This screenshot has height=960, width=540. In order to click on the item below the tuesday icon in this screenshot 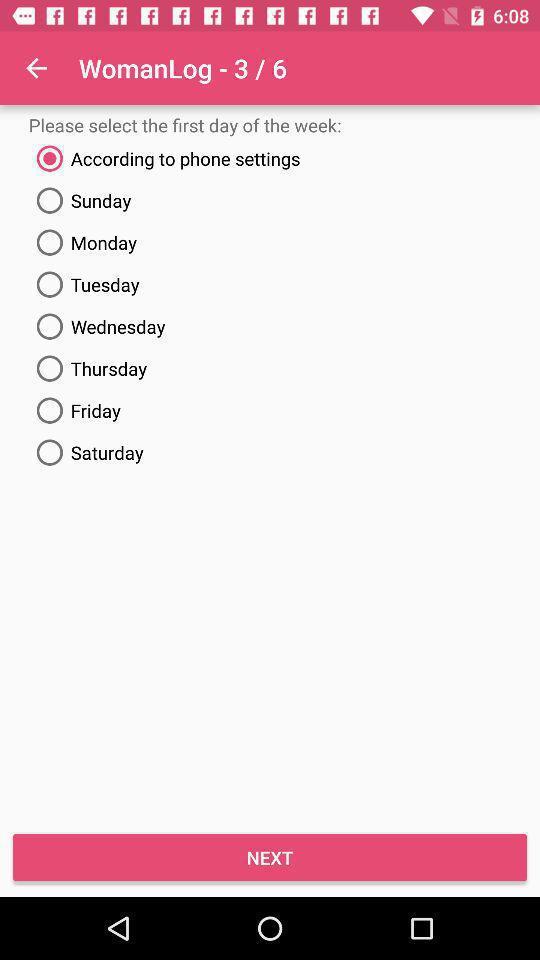, I will do `click(270, 326)`.